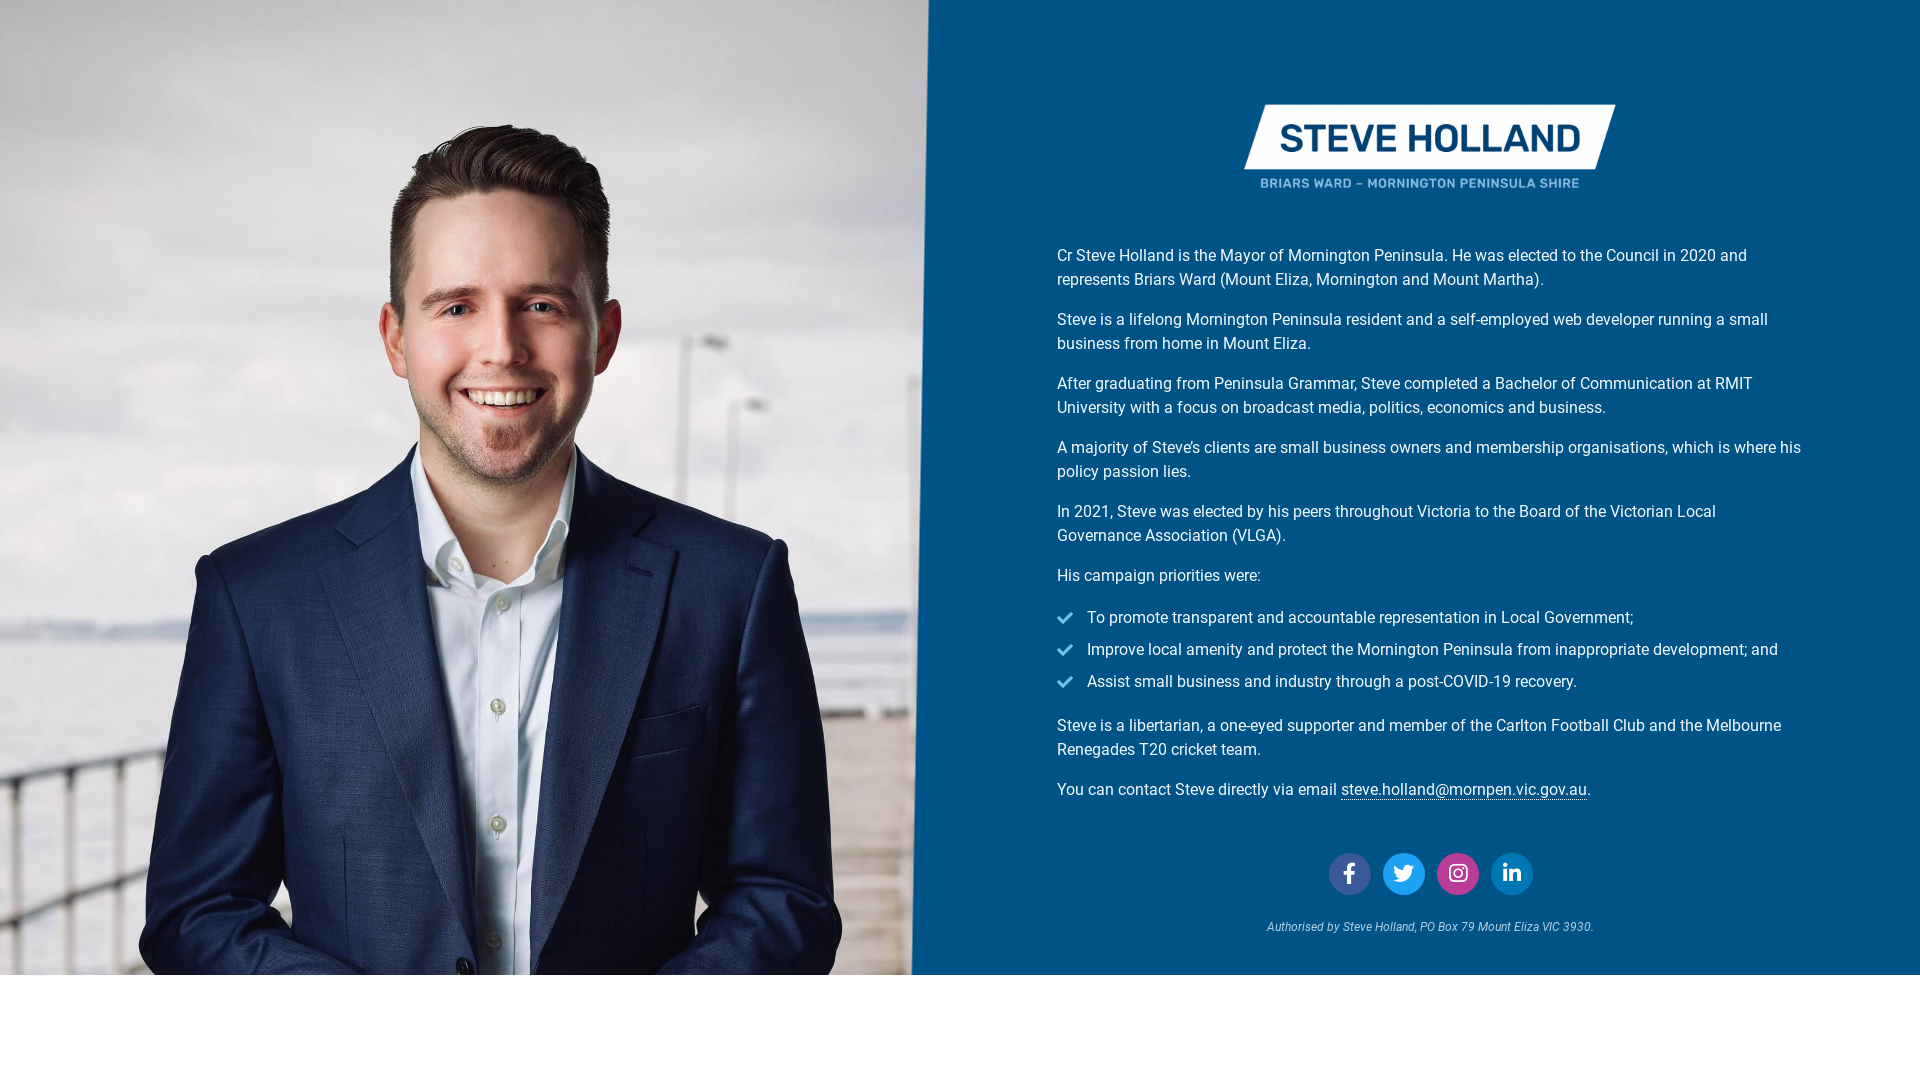 The width and height of the screenshot is (1920, 1080). Describe the element at coordinates (1464, 789) in the screenshot. I see `'steve.holland@mornpen.vic.gov.au'` at that location.